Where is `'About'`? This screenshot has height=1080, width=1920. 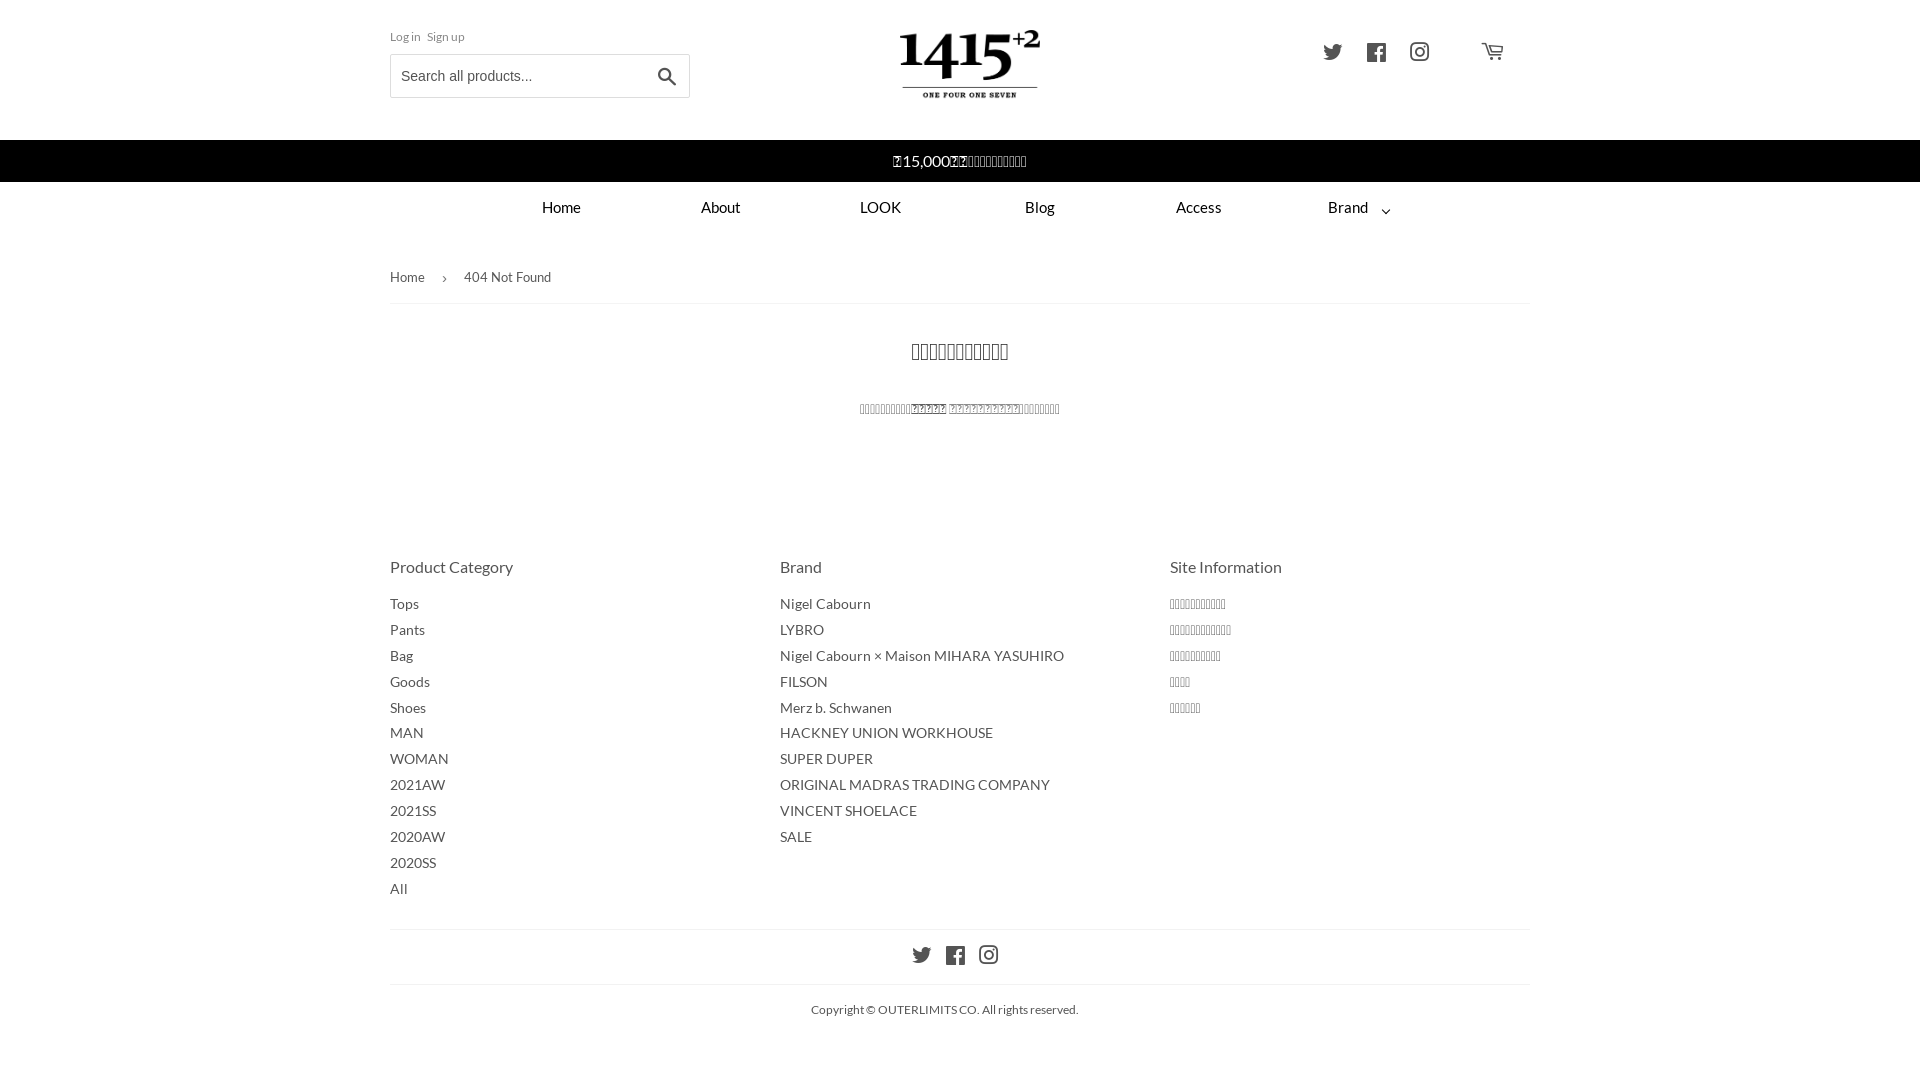
'About' is located at coordinates (720, 207).